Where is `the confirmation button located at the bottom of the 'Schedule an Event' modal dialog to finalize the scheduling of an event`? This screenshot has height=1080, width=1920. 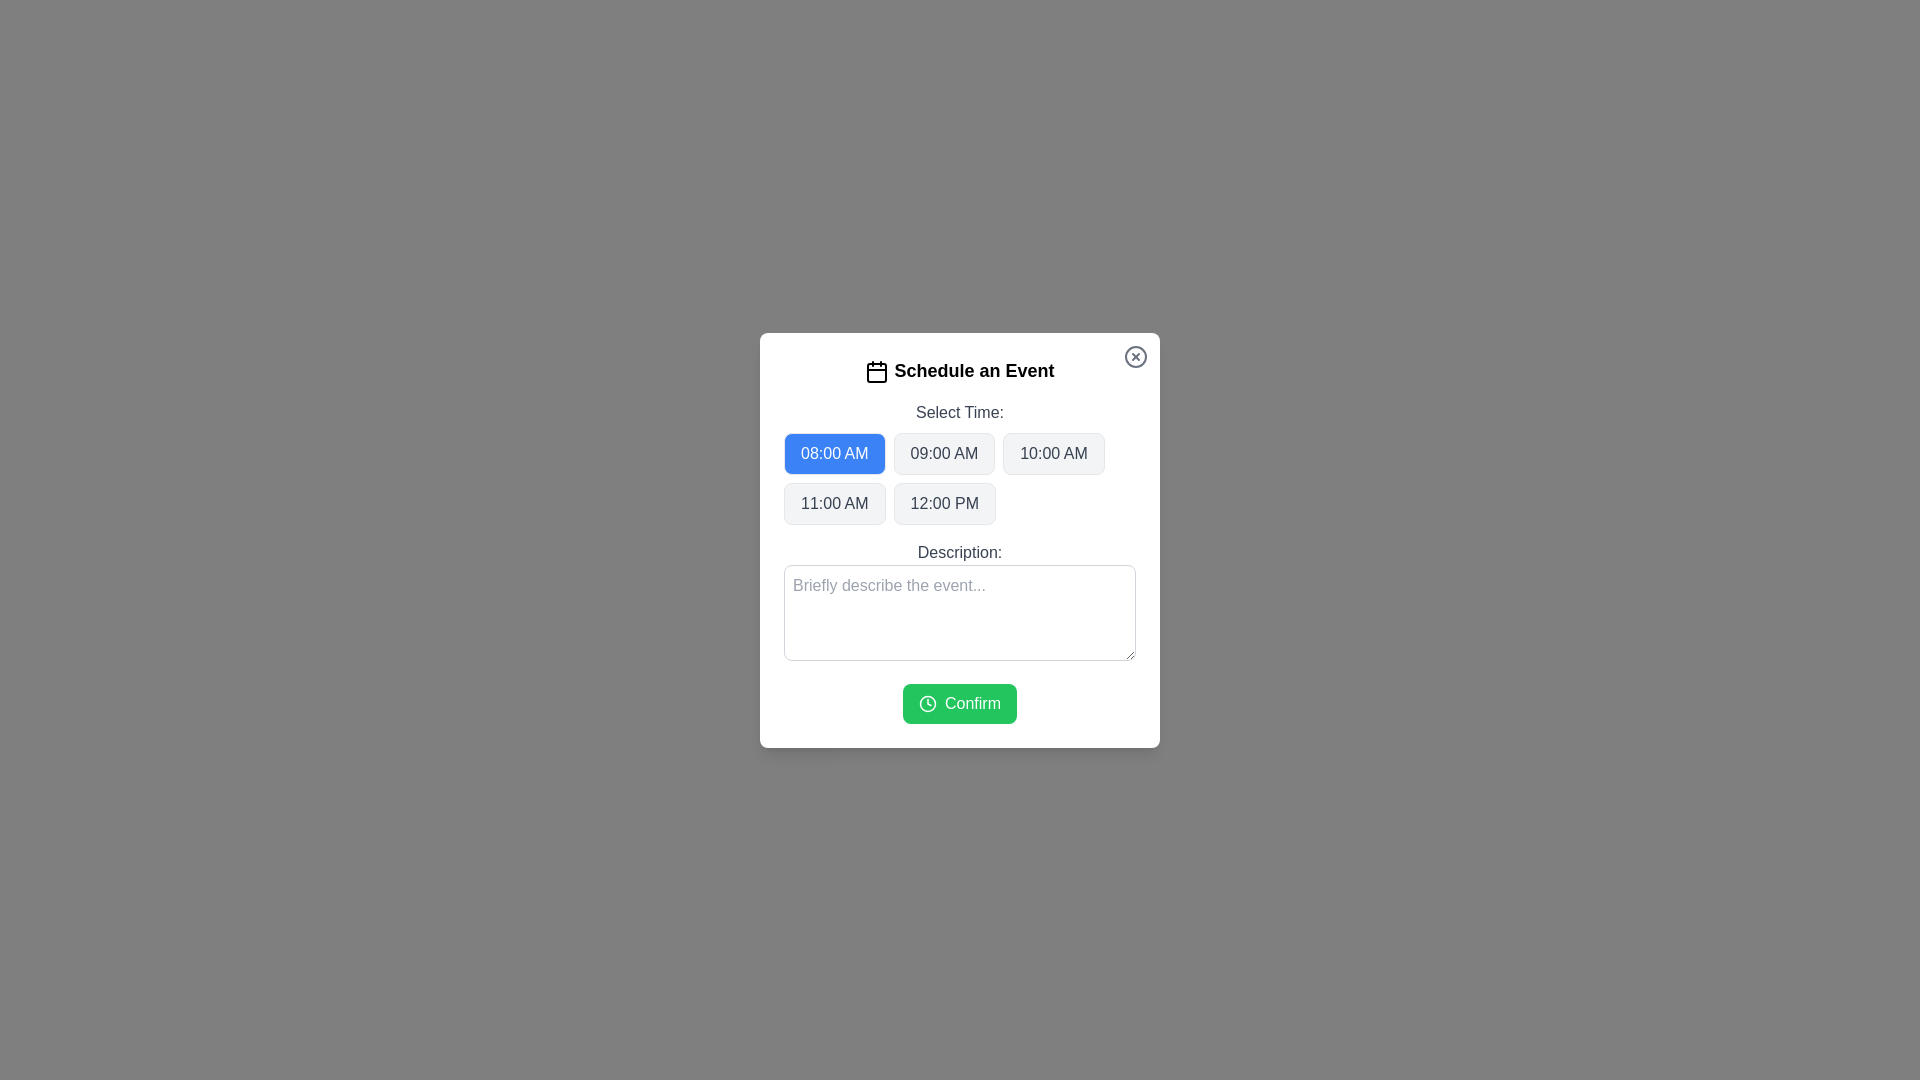 the confirmation button located at the bottom of the 'Schedule an Event' modal dialog to finalize the scheduling of an event is located at coordinates (960, 702).